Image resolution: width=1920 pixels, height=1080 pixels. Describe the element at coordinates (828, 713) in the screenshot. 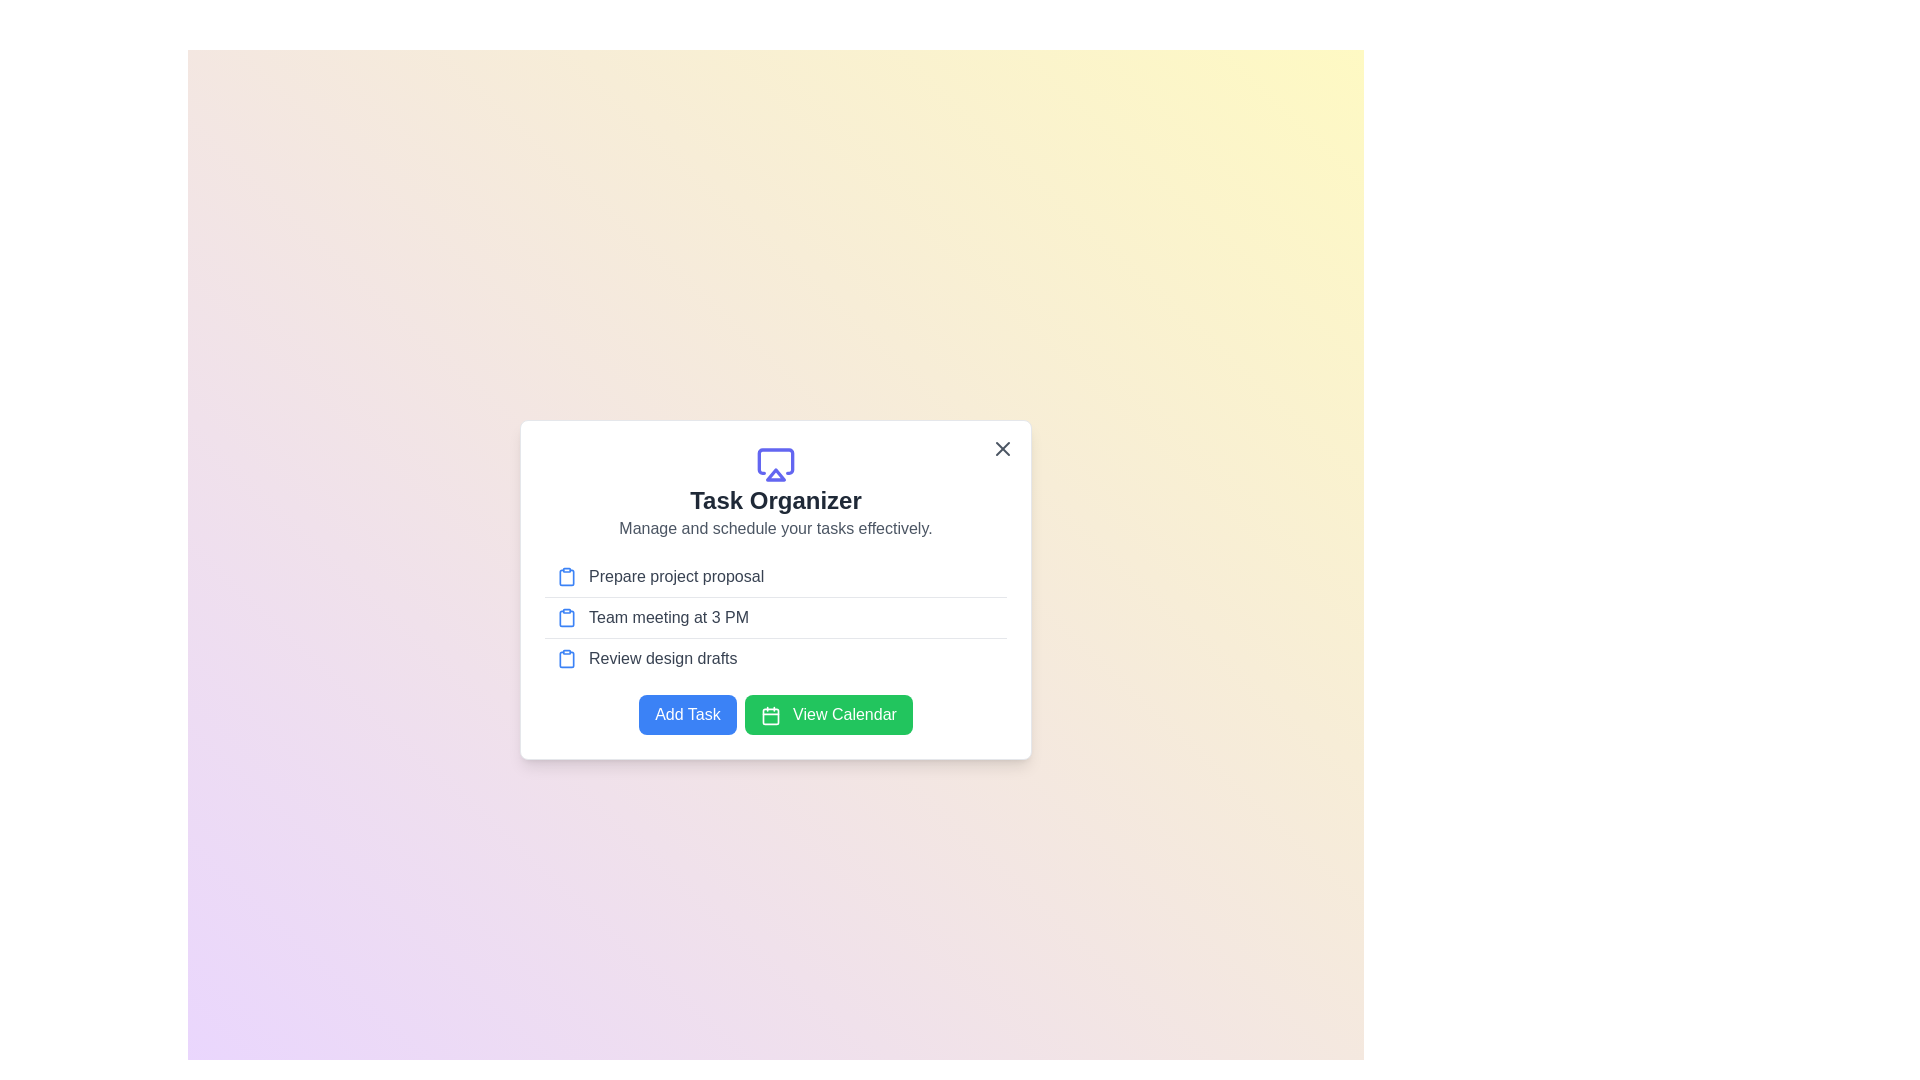

I see `the calendar view button, which is the second button in a row of buttons beneath the task list section, positioned to the right of the blue 'Add Task' button` at that location.